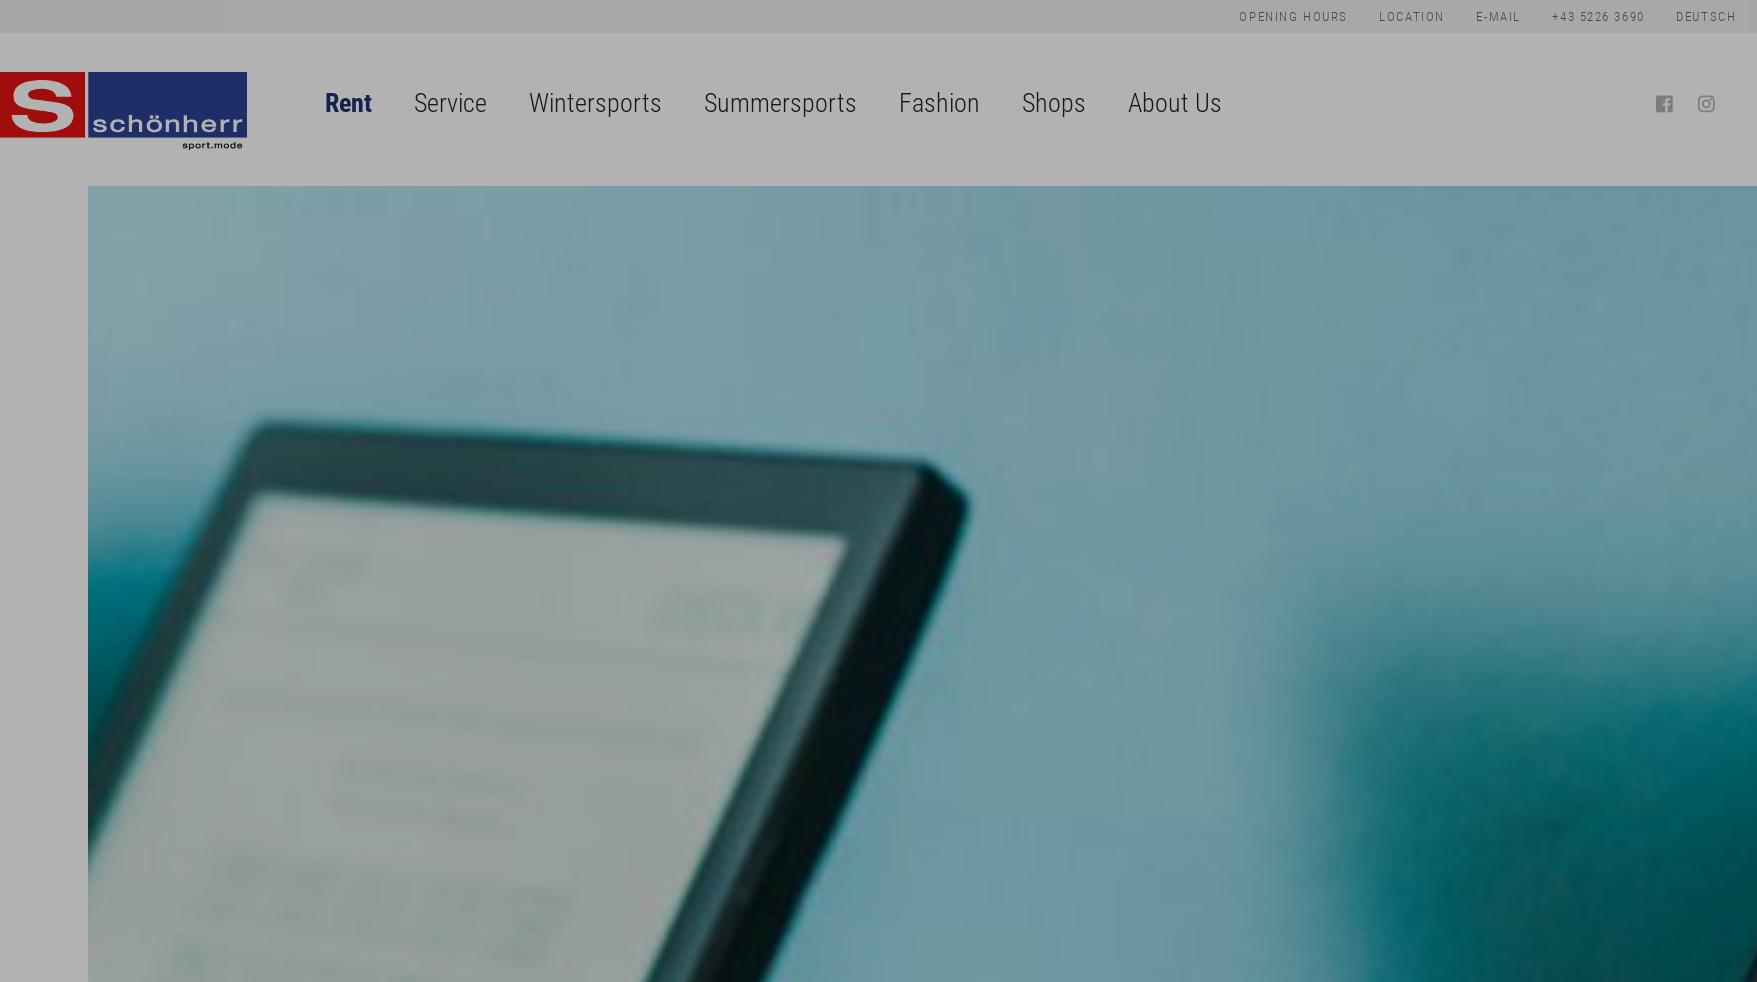 Image resolution: width=1757 pixels, height=982 pixels. I want to click on 'Bike Hire', so click(348, 235).